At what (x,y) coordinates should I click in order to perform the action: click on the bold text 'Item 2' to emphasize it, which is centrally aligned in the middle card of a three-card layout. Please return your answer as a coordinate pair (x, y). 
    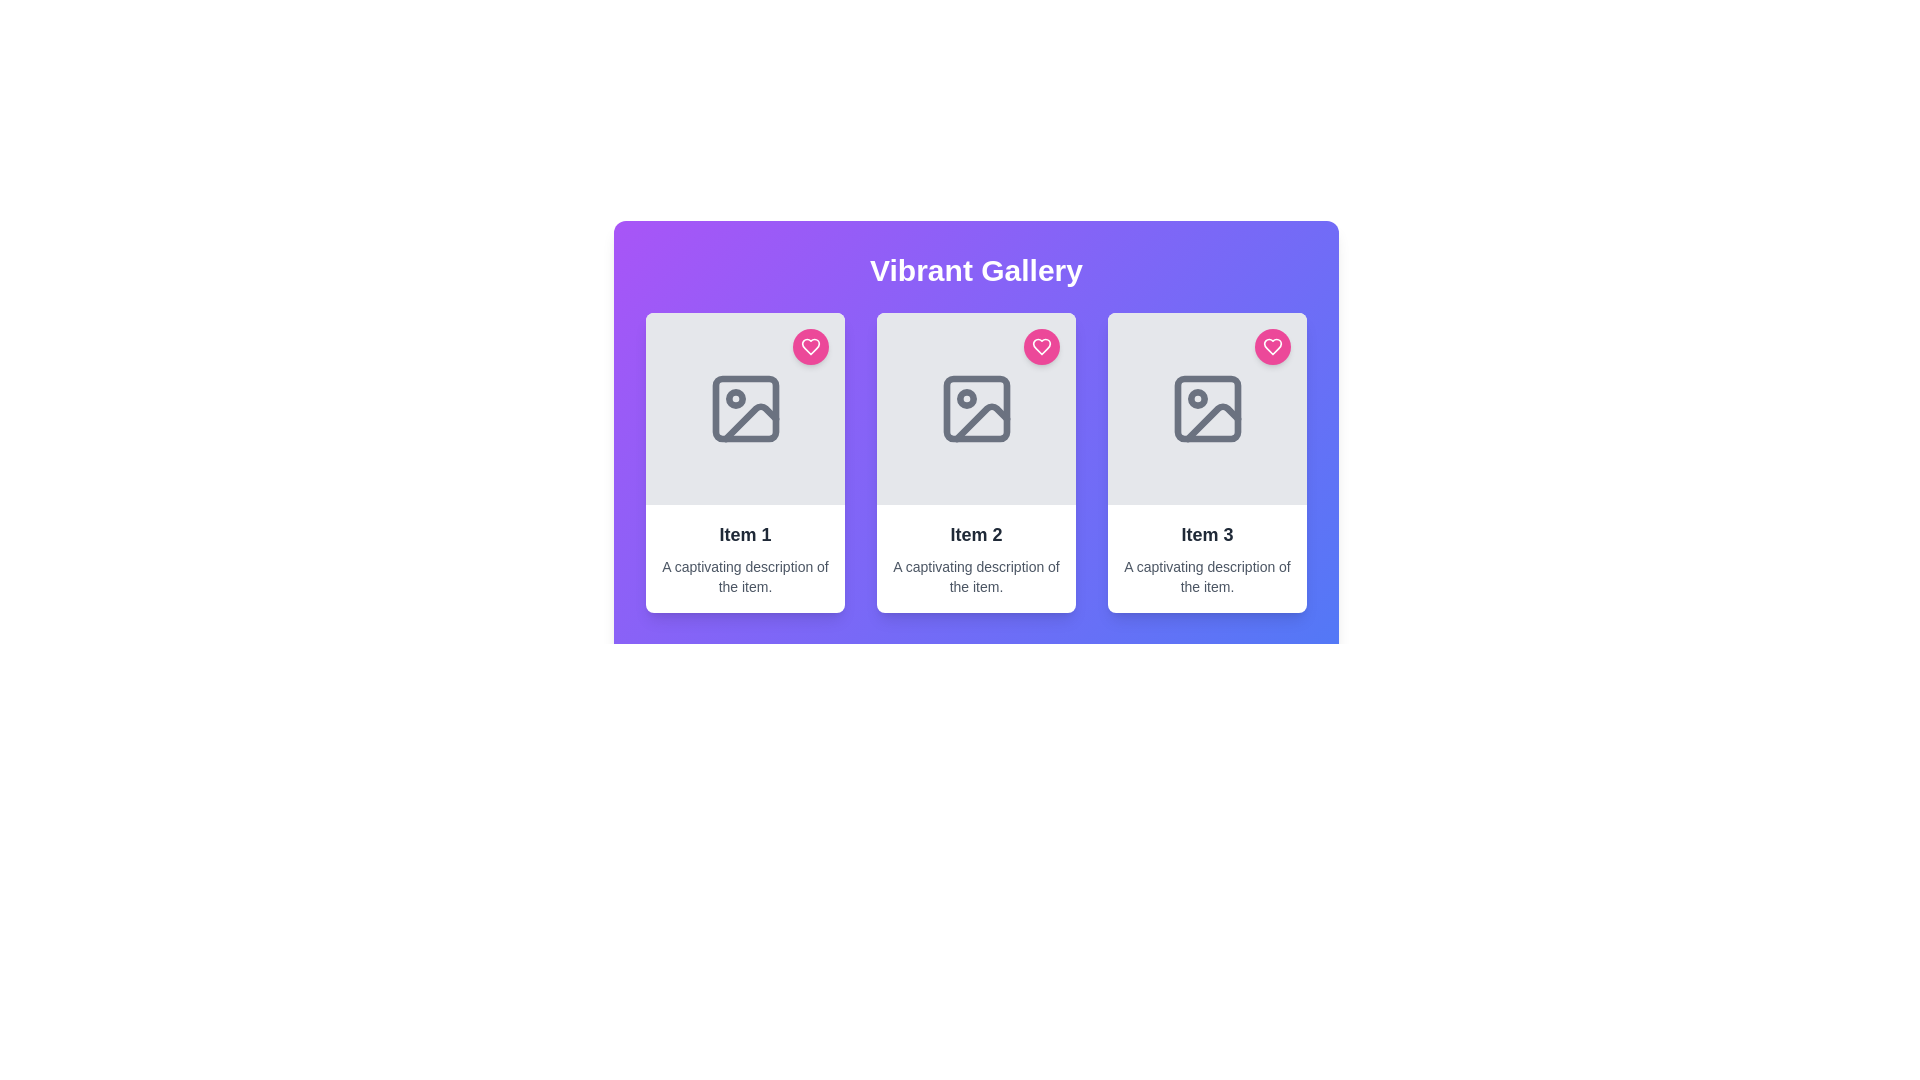
    Looking at the image, I should click on (976, 534).